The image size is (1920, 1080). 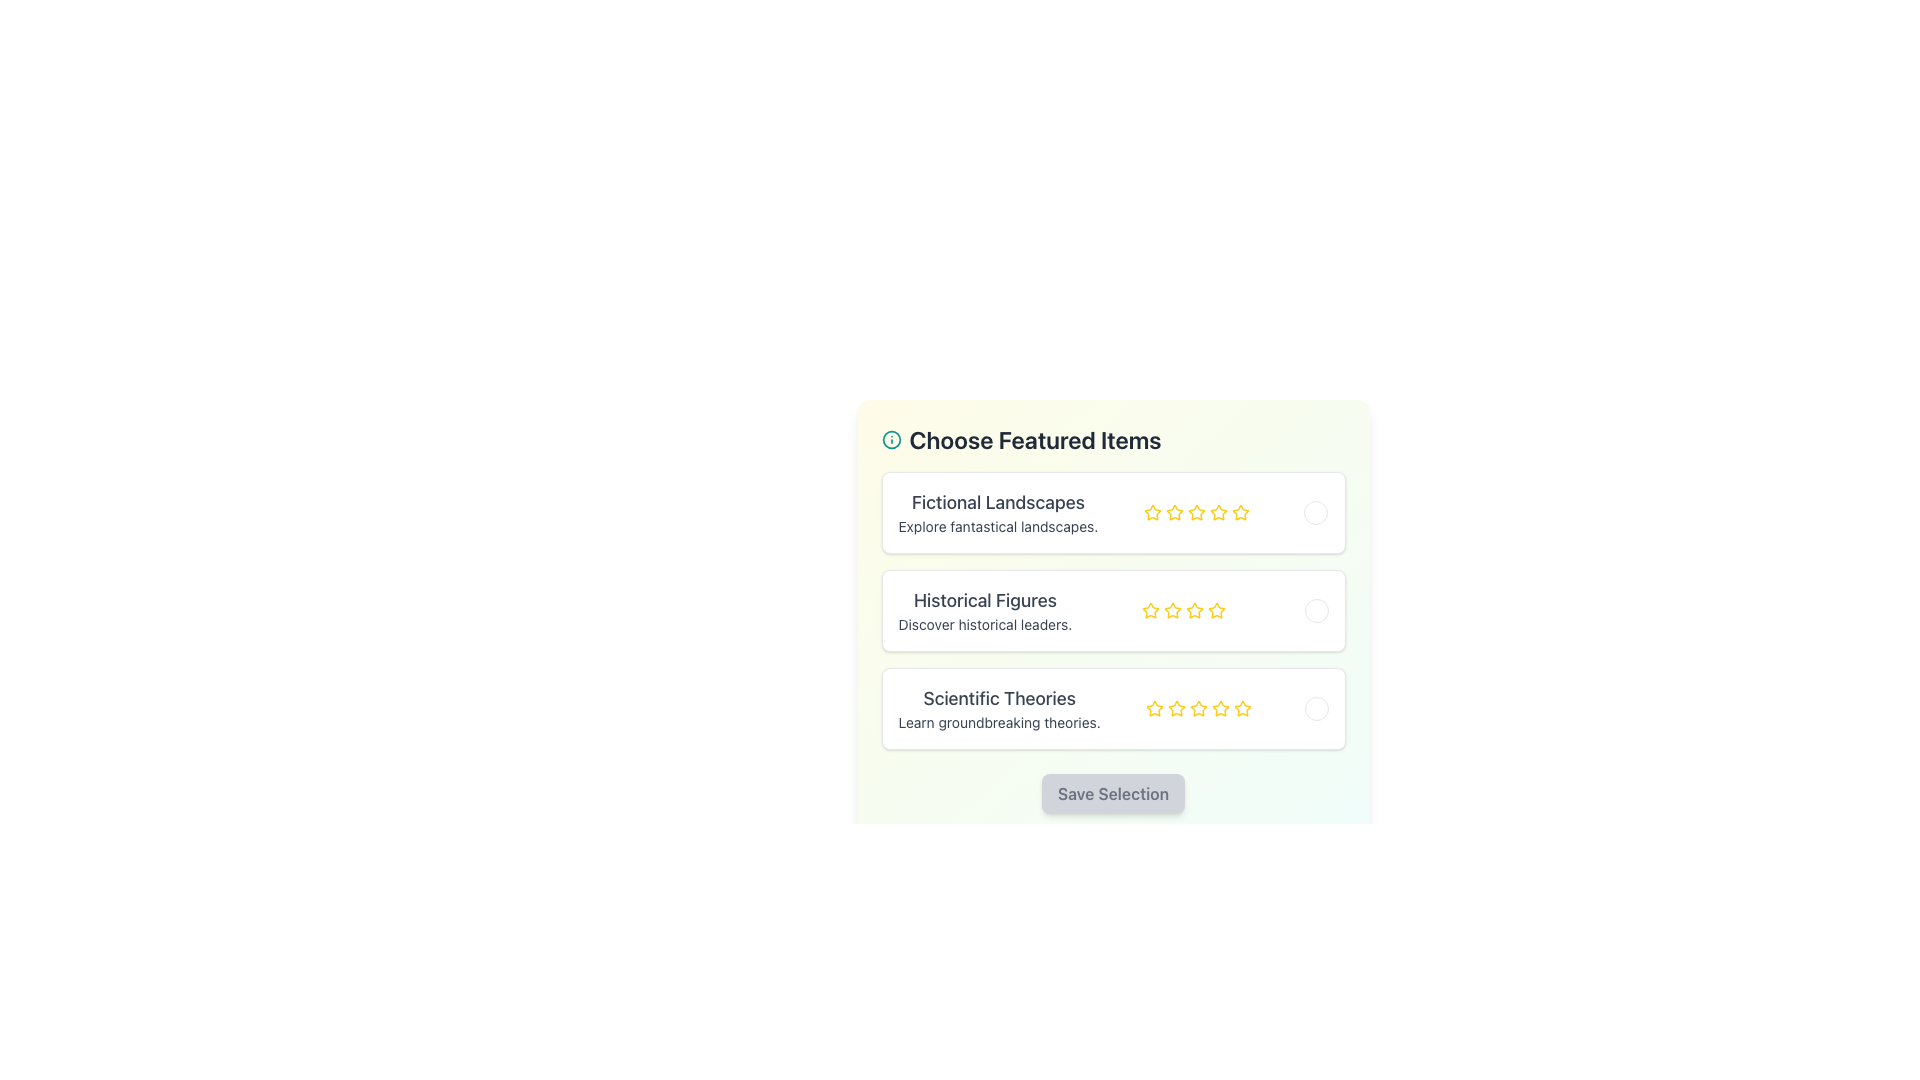 What do you see at coordinates (890, 438) in the screenshot?
I see `the circular icon with a teal outline and symbol, located to the left of the 'Choose Featured Items' header text` at bounding box center [890, 438].